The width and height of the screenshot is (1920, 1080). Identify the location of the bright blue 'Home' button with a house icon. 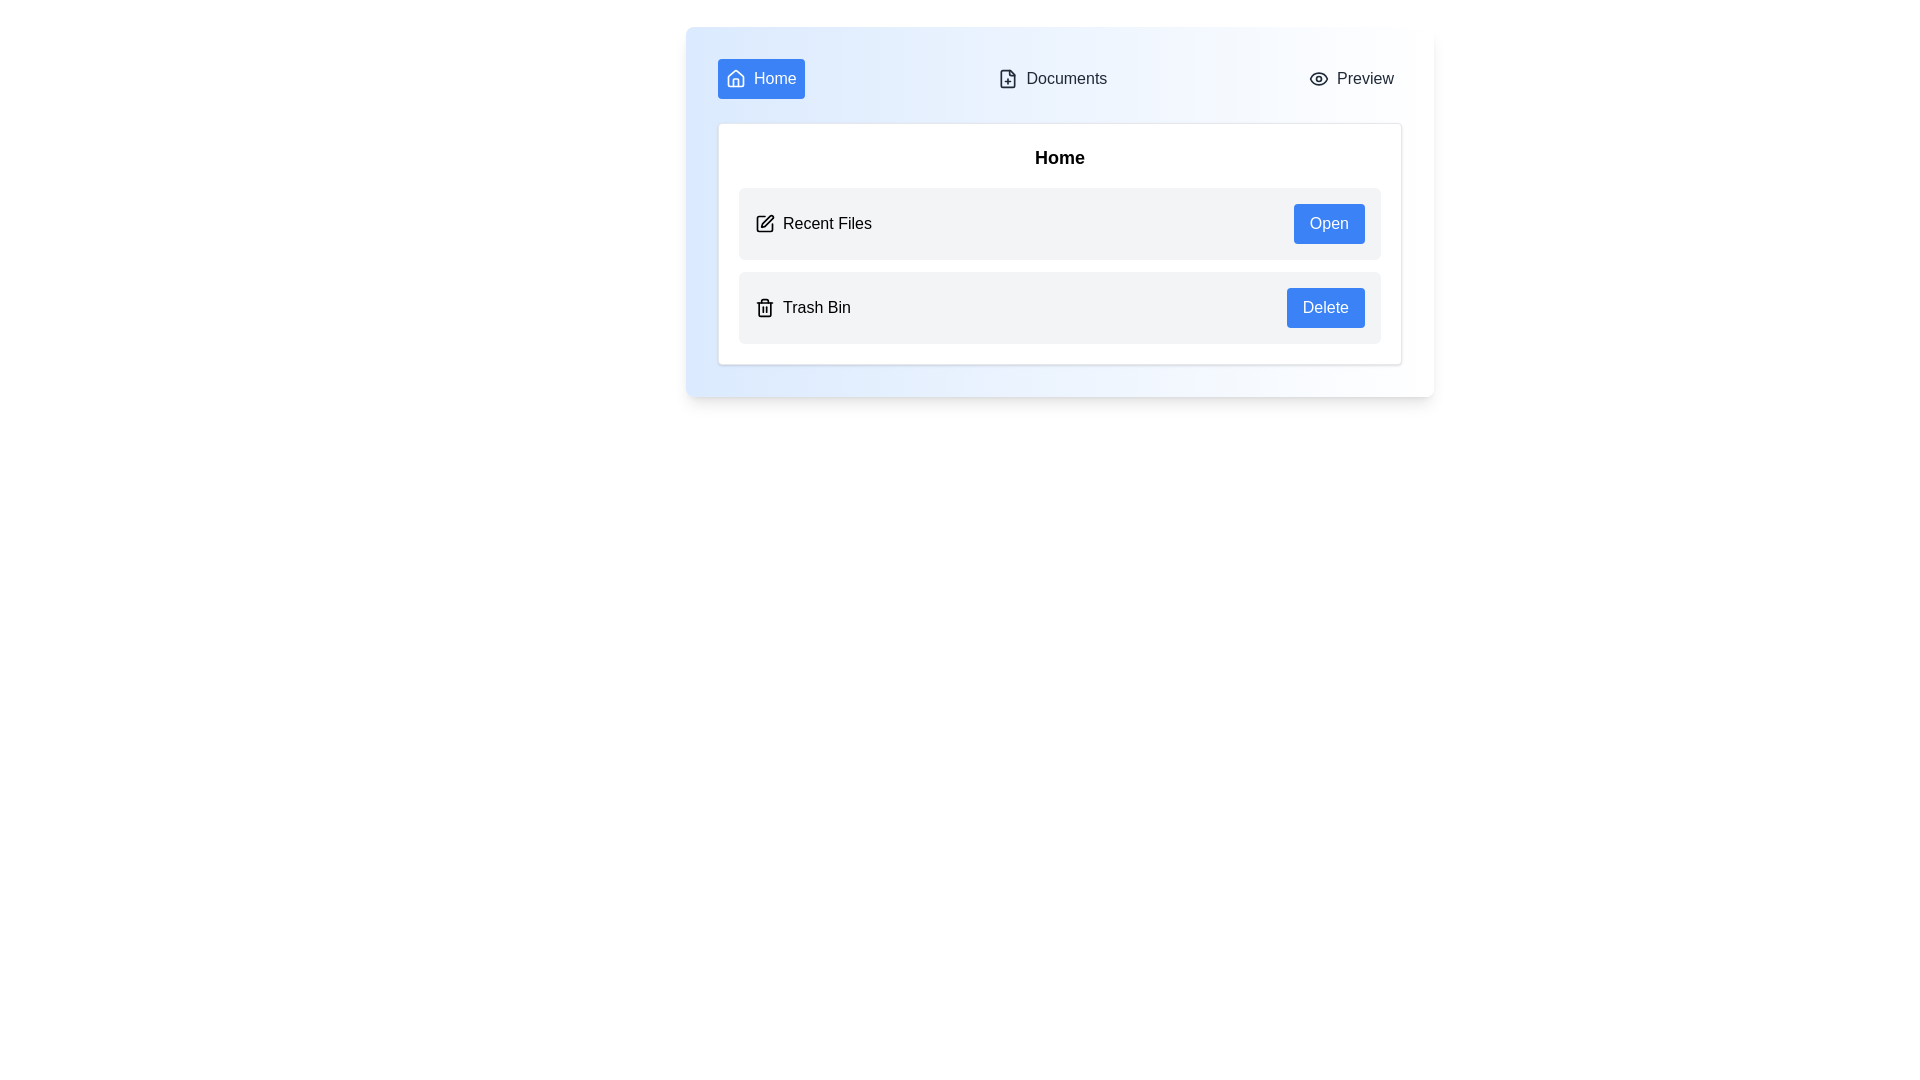
(760, 77).